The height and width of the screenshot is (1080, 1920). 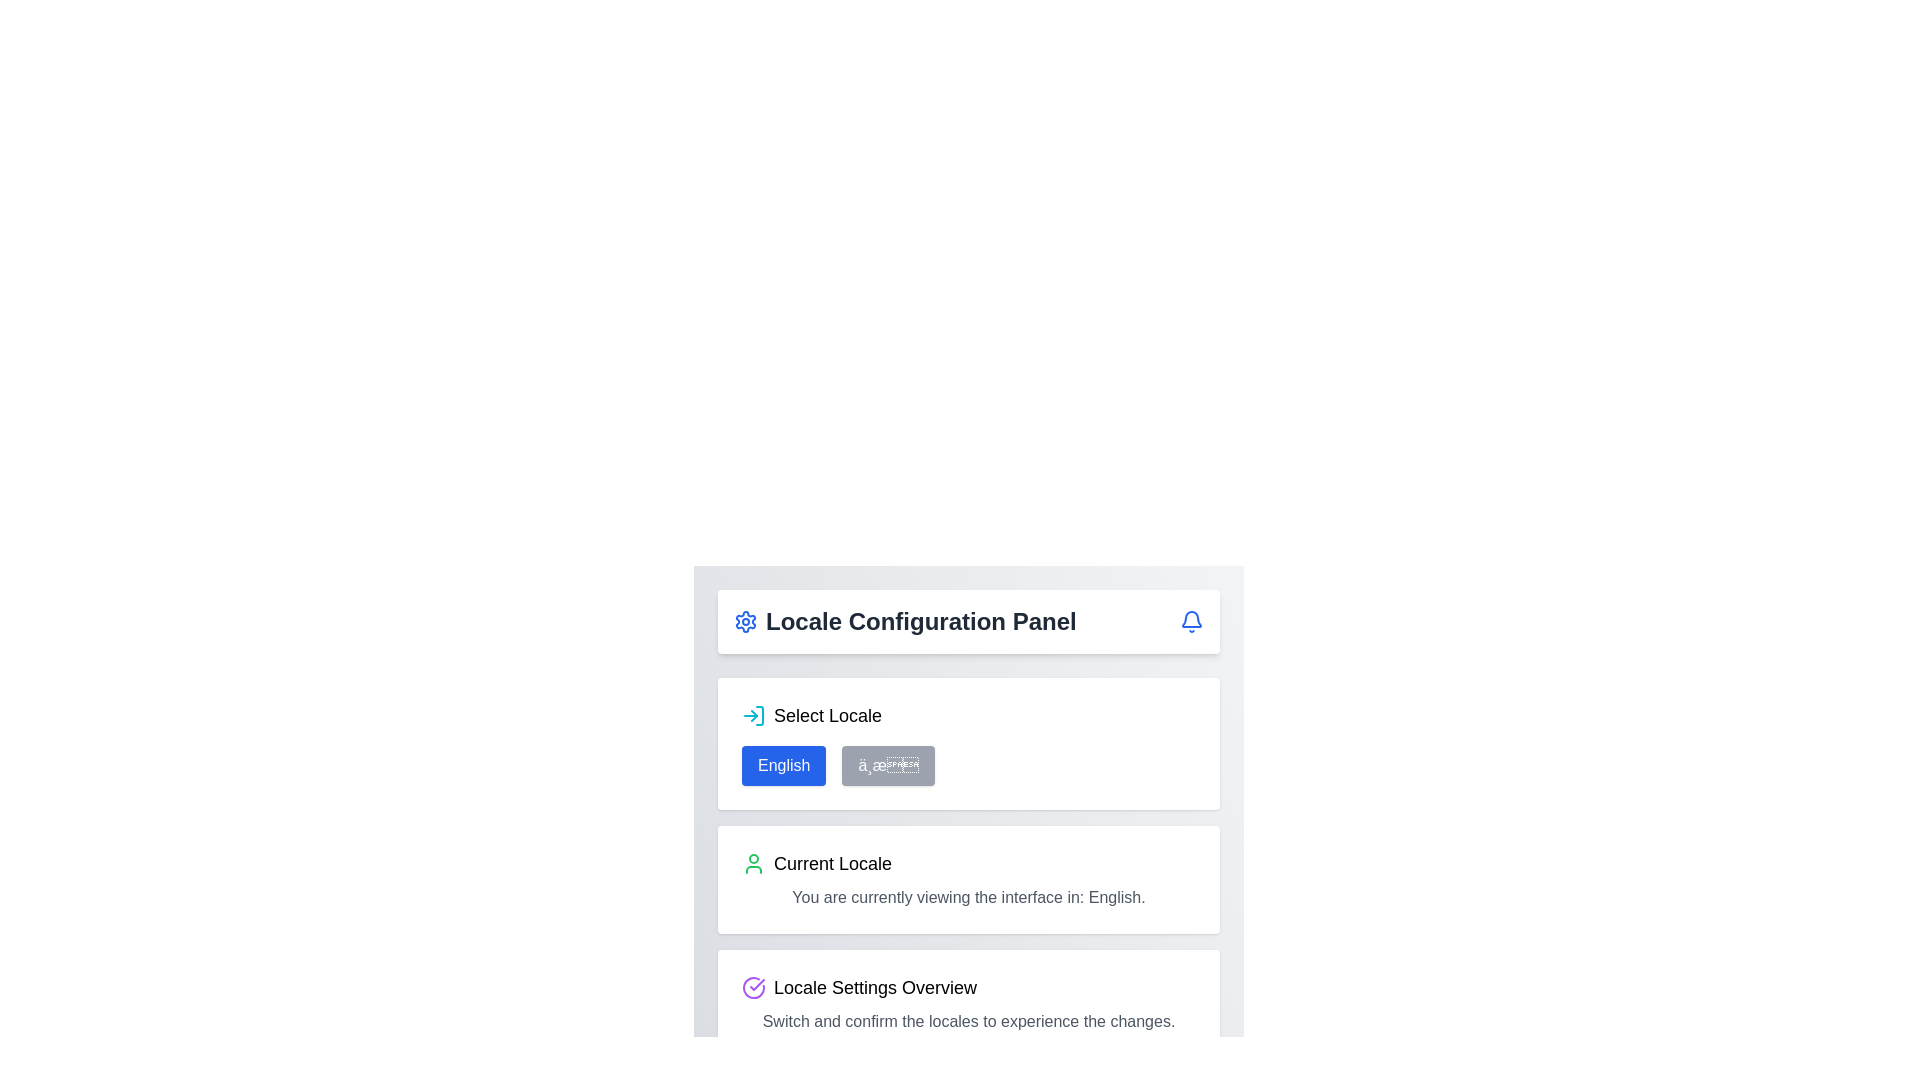 What do you see at coordinates (752, 986) in the screenshot?
I see `the outer circular arc of the 'lucide-circle-check-big' SVG icon located at the bottom-right of the Locale Configuration Panel interface` at bounding box center [752, 986].